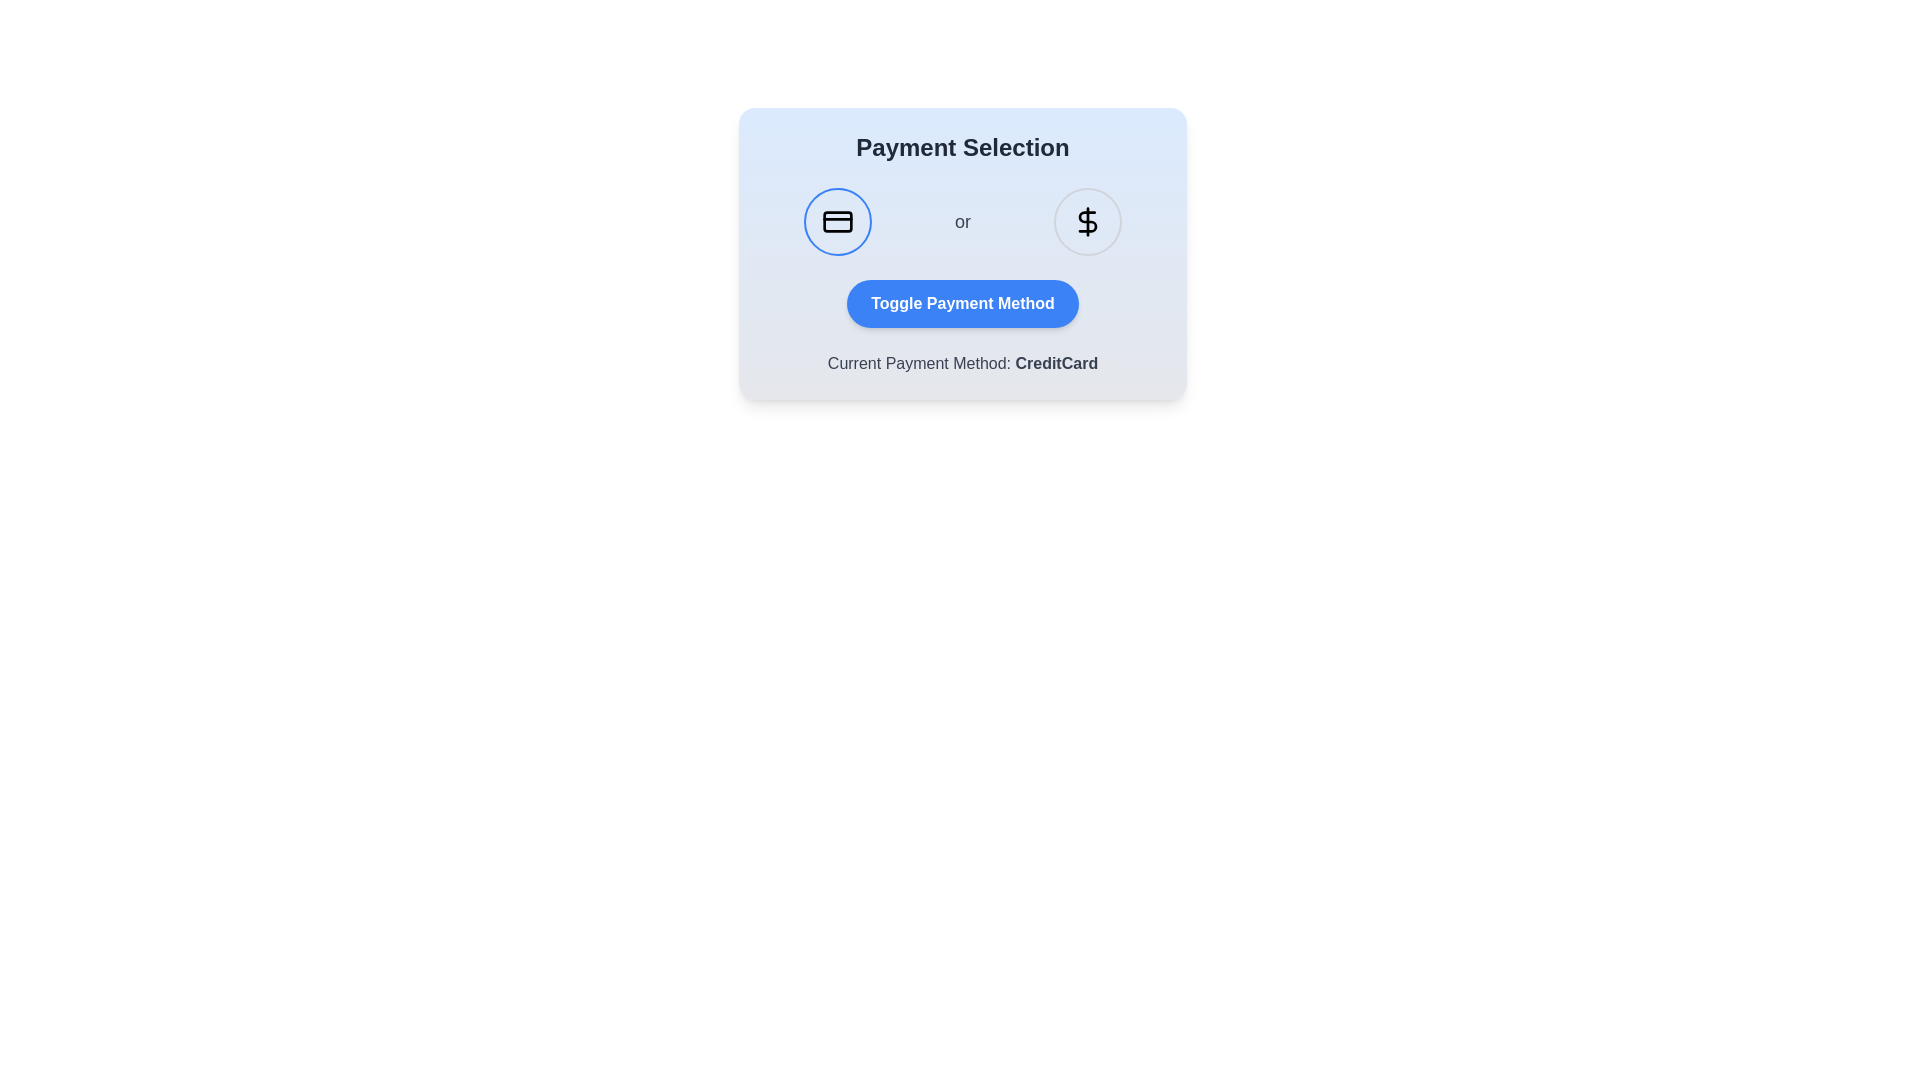 The height and width of the screenshot is (1080, 1920). I want to click on the text label displaying 'or', which is centrally placed between two circular payment method buttons, styled in medium gray font, so click(963, 222).